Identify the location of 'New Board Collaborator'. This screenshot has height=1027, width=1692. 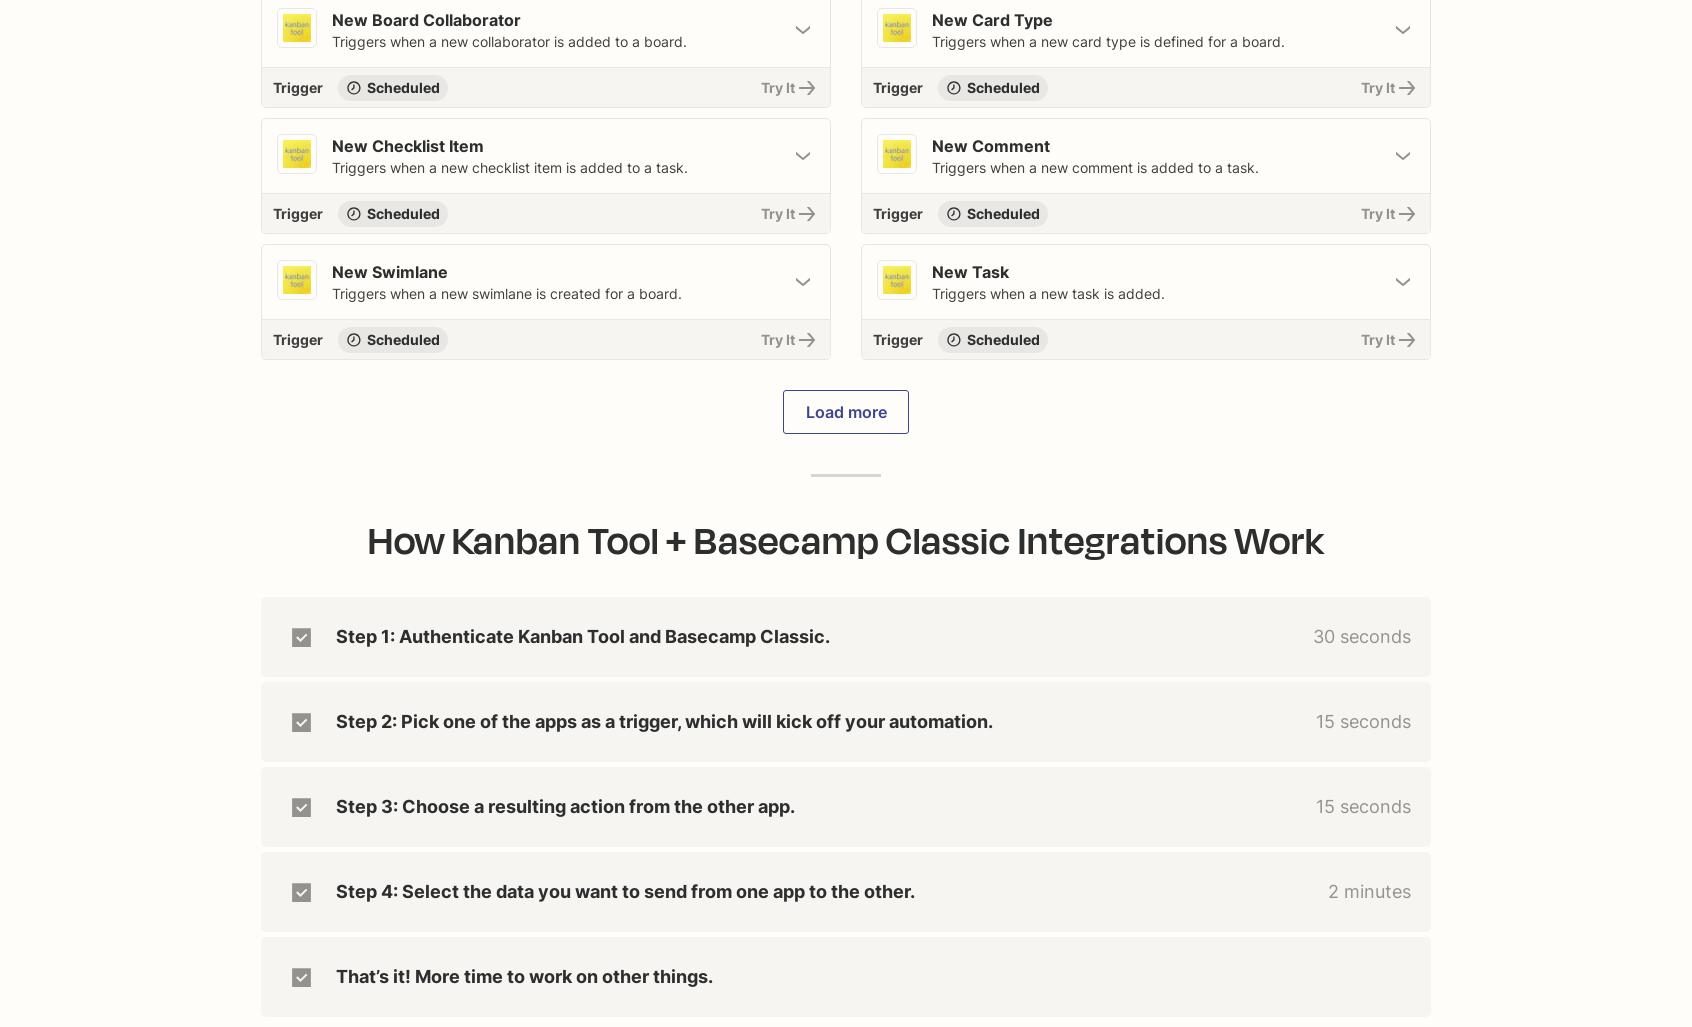
(425, 20).